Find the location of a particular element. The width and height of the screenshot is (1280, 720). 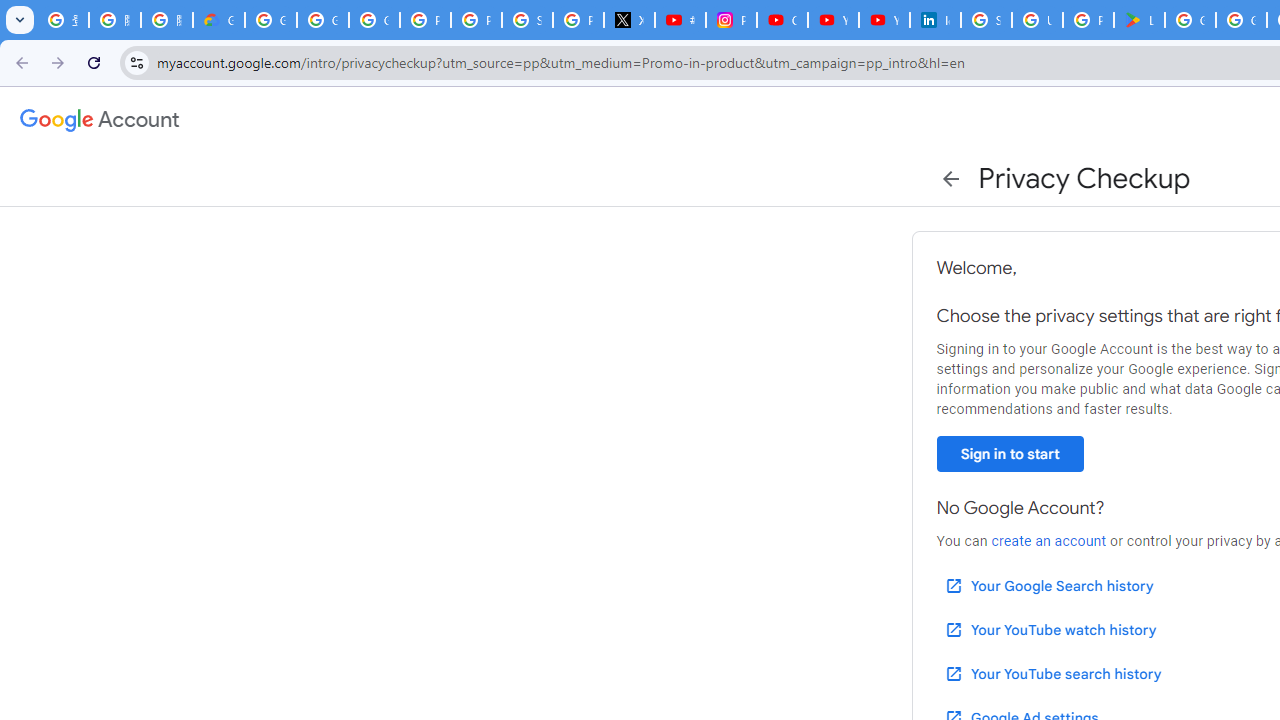

'Google Account settings' is located at coordinates (99, 120).